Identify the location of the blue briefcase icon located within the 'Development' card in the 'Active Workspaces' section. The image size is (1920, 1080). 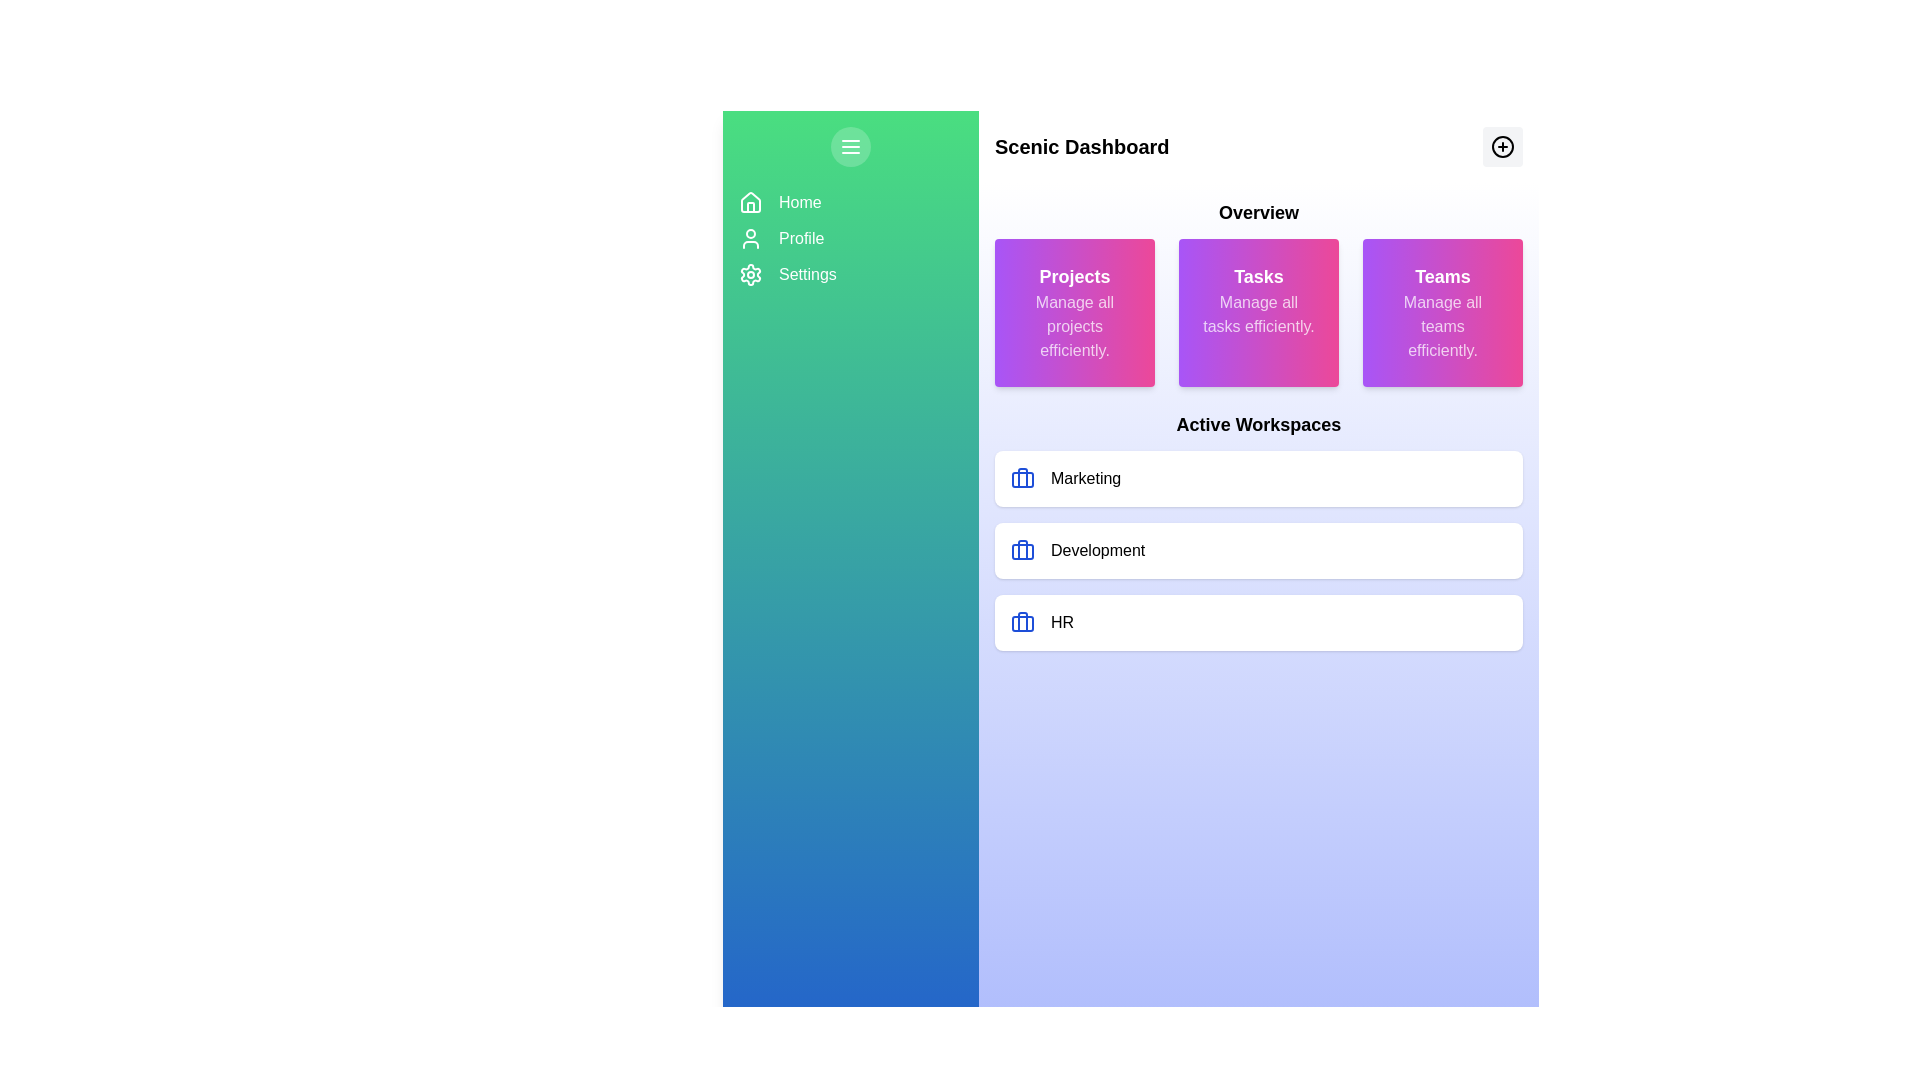
(1022, 551).